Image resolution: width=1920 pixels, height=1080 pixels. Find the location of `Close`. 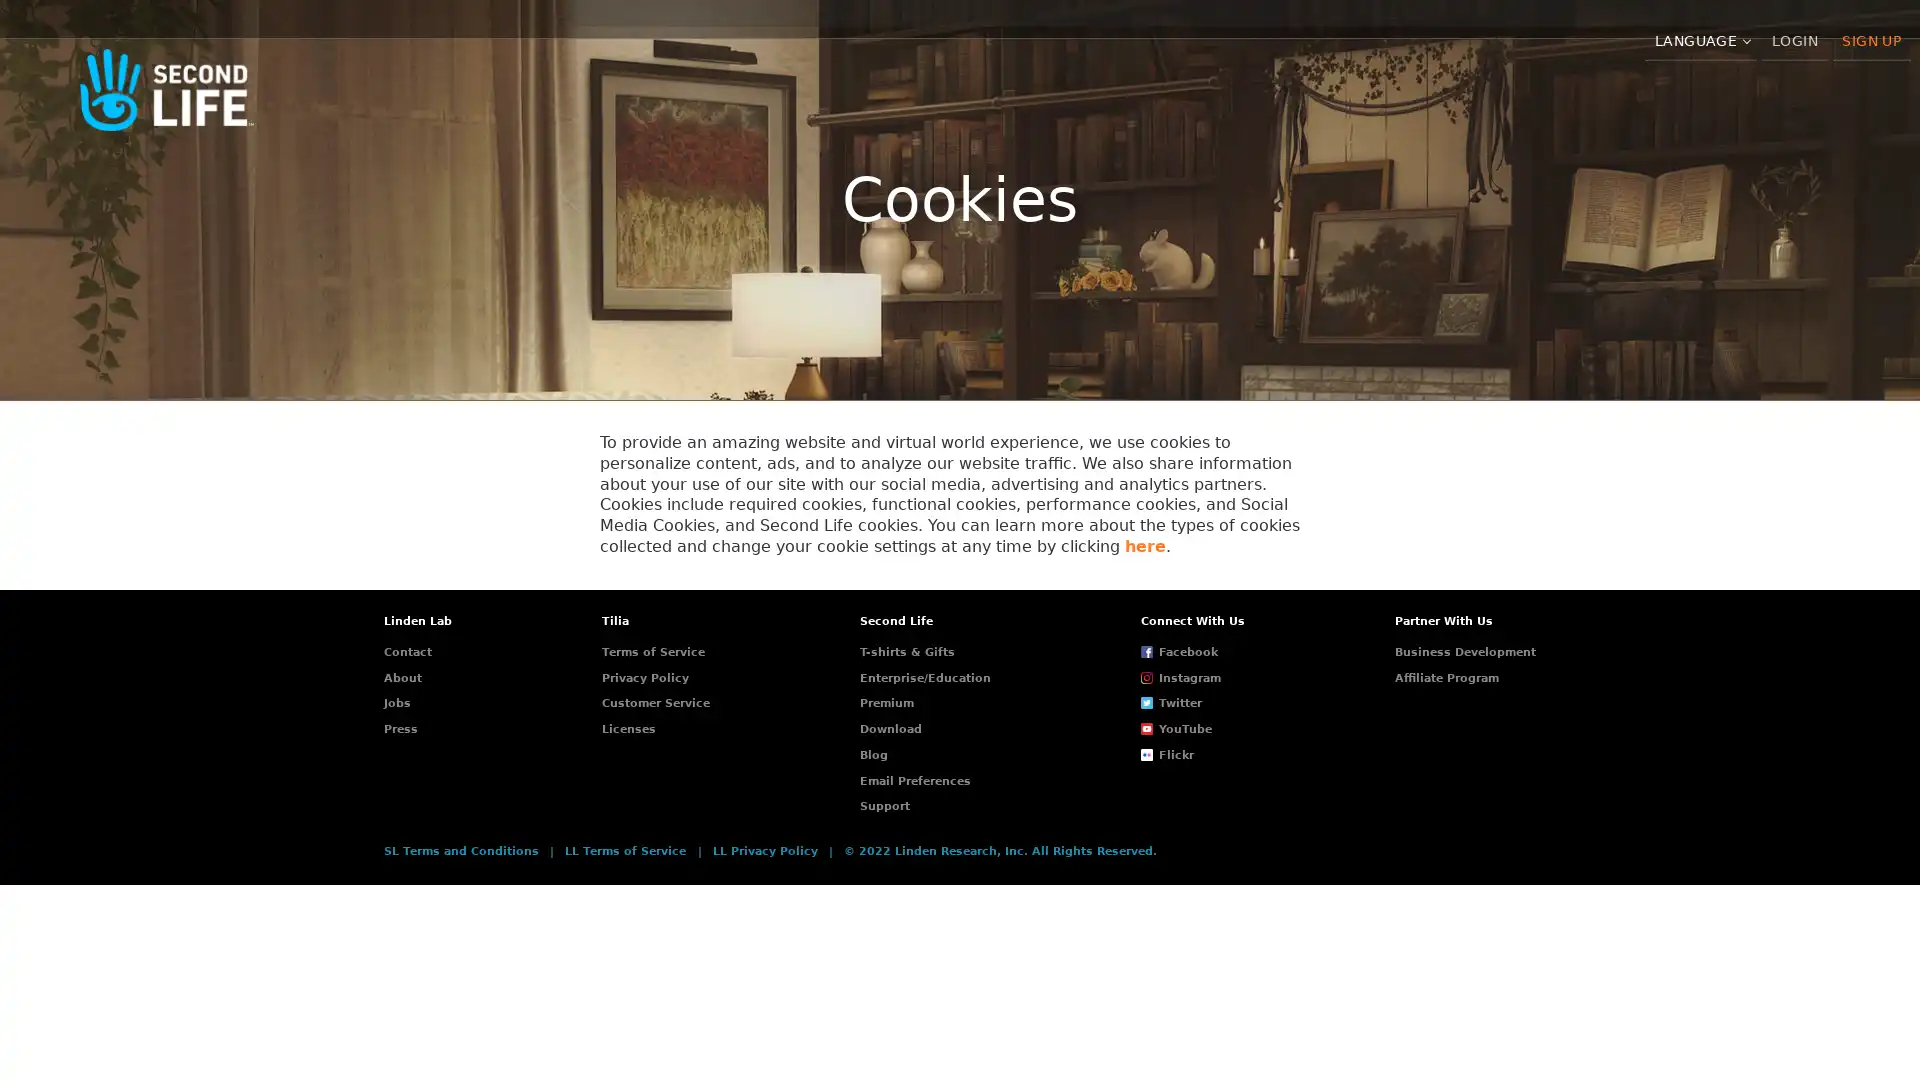

Close is located at coordinates (1497, 981).